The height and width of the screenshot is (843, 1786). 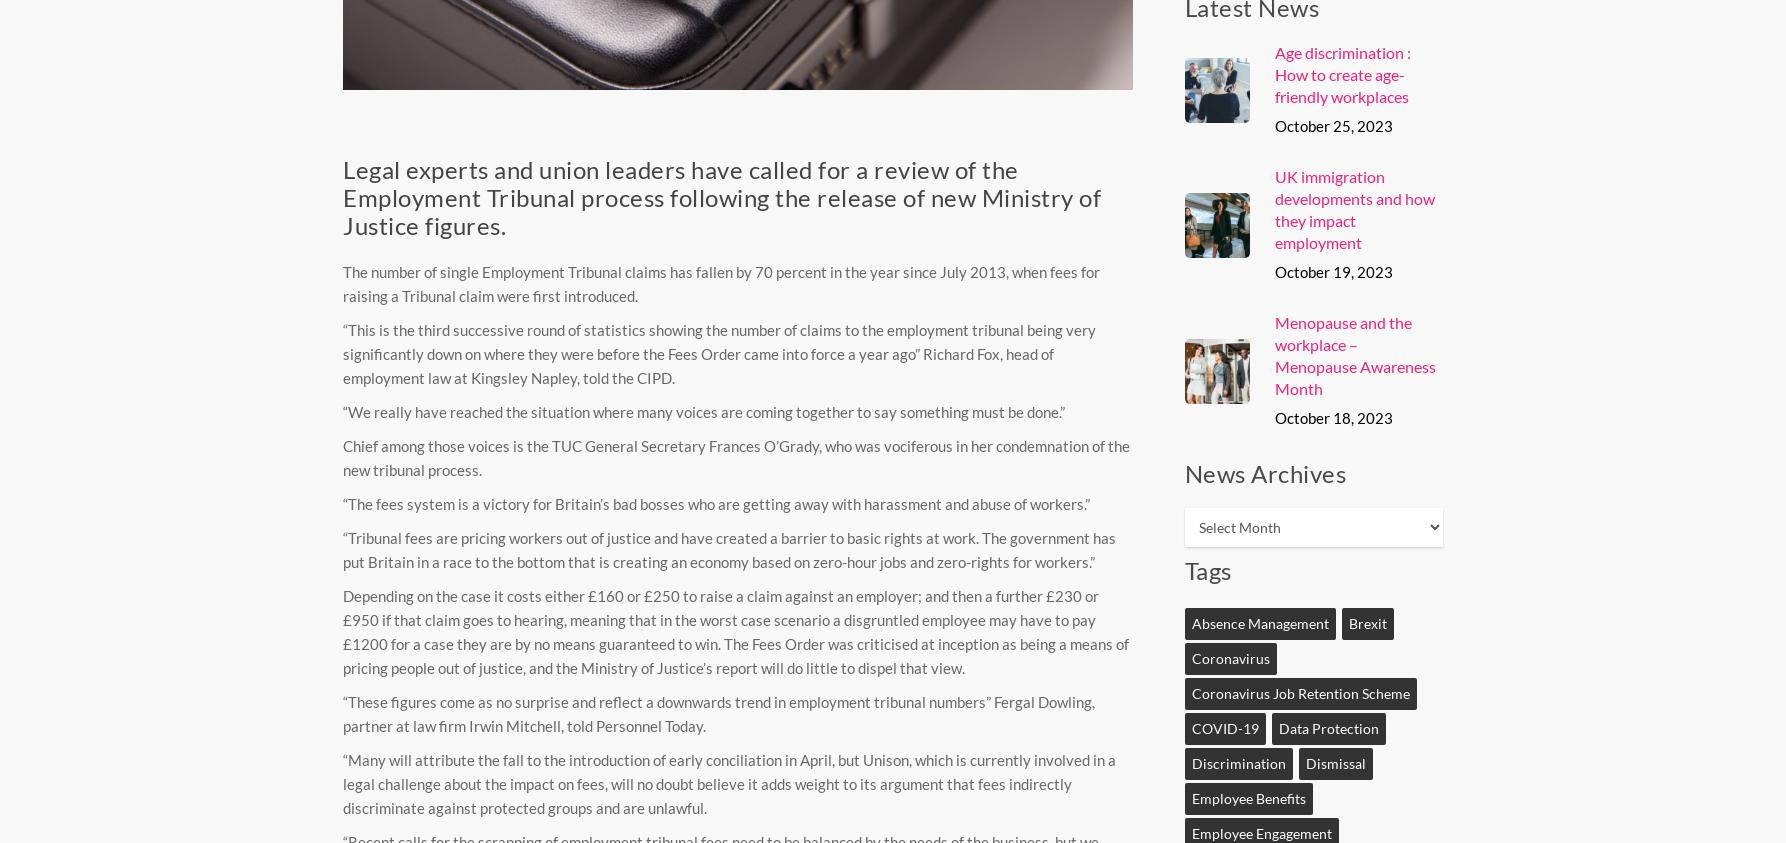 I want to click on '“Tribunal fees are pricing workers out of justice and have created a barrier to basic rights at work. The government has put Britain in a race to the bottom that is creating an economy based on zero-hour jobs and zero-rights for workers.”', so click(x=729, y=548).